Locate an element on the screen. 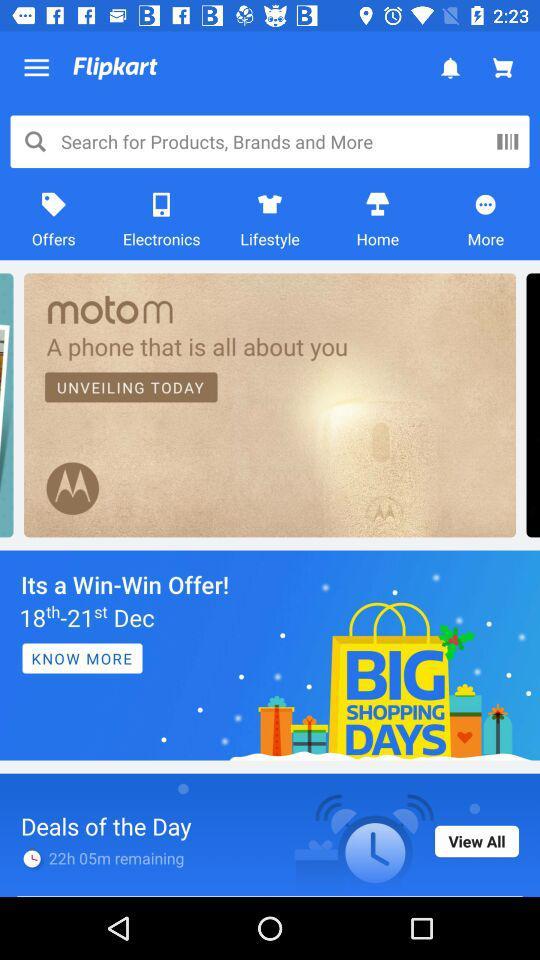  the icon which is just above the text electronics is located at coordinates (161, 204).